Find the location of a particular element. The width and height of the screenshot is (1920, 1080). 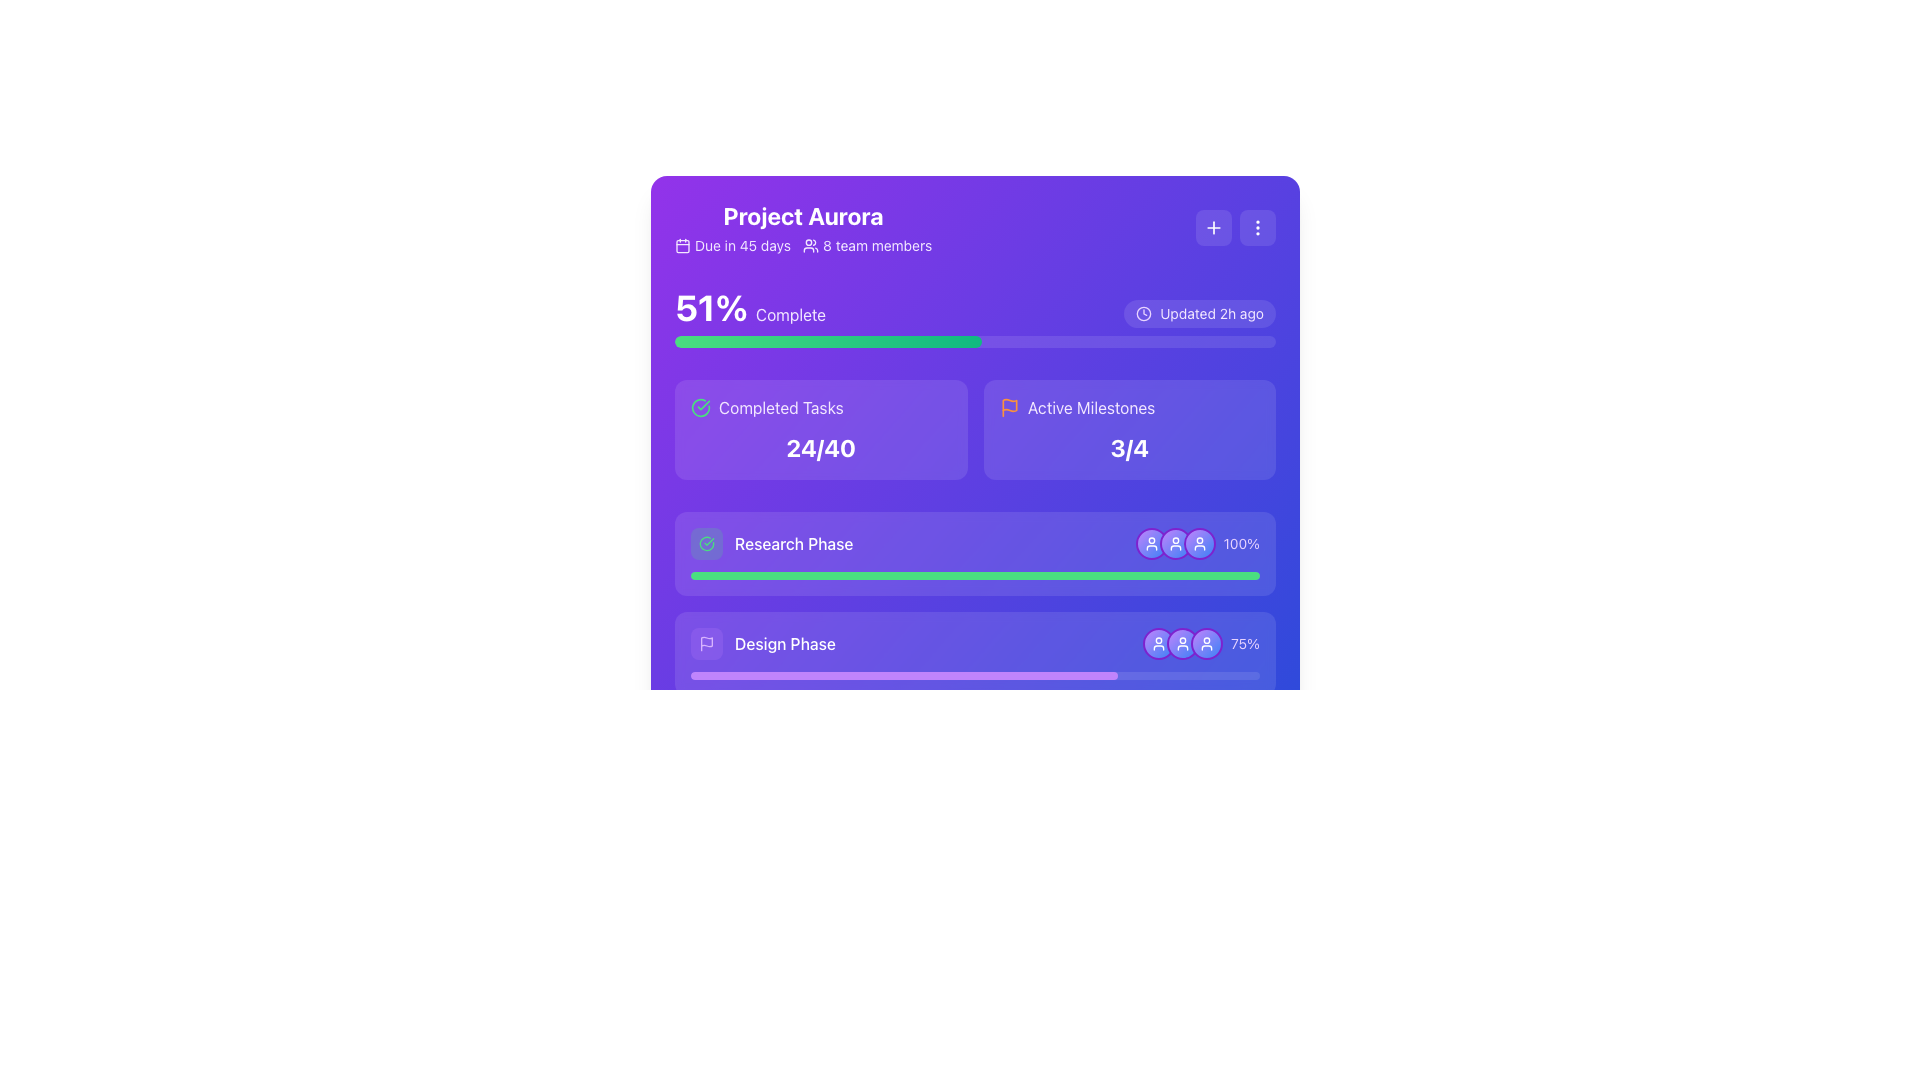

the flag-shaped icon located inside the 'Design Phase' rectangle, which is below the 'Research Phase' section is located at coordinates (706, 641).